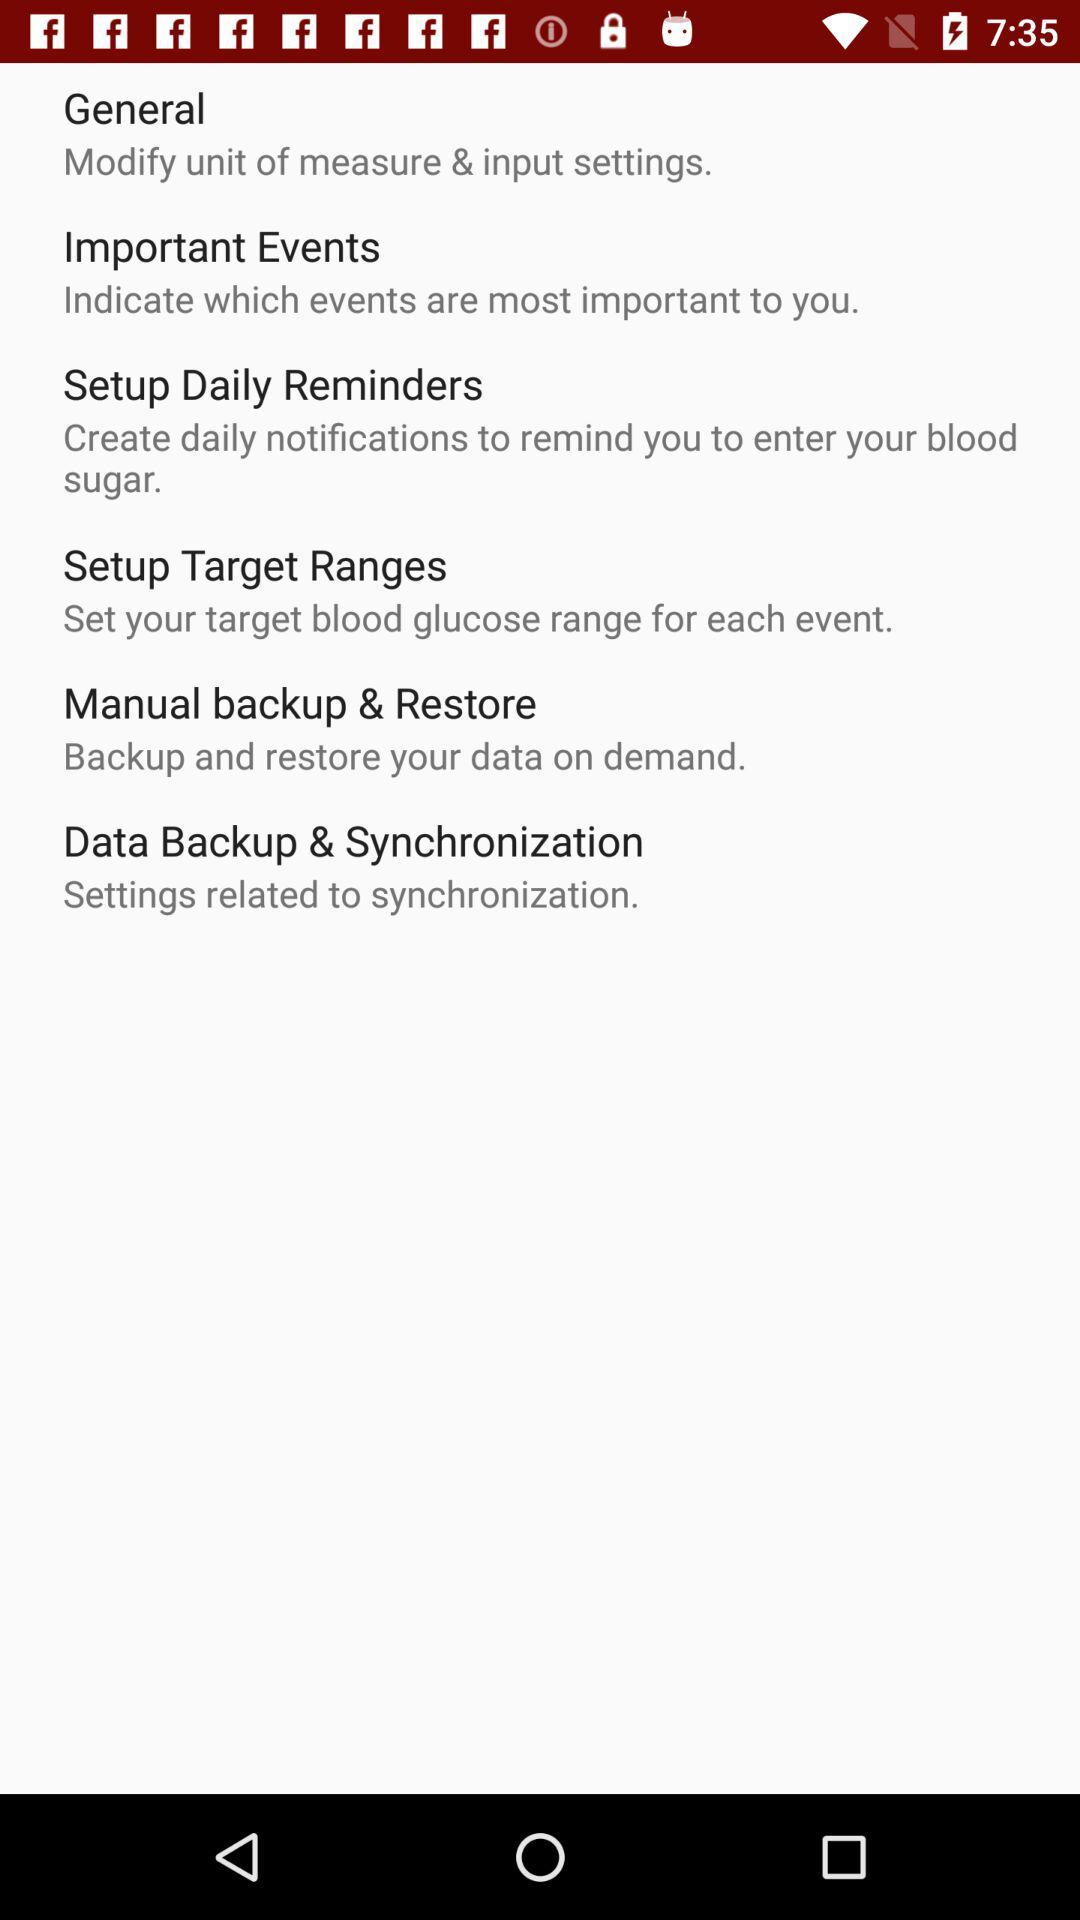 This screenshot has height=1920, width=1080. Describe the element at coordinates (550, 456) in the screenshot. I see `the create daily notifications icon` at that location.